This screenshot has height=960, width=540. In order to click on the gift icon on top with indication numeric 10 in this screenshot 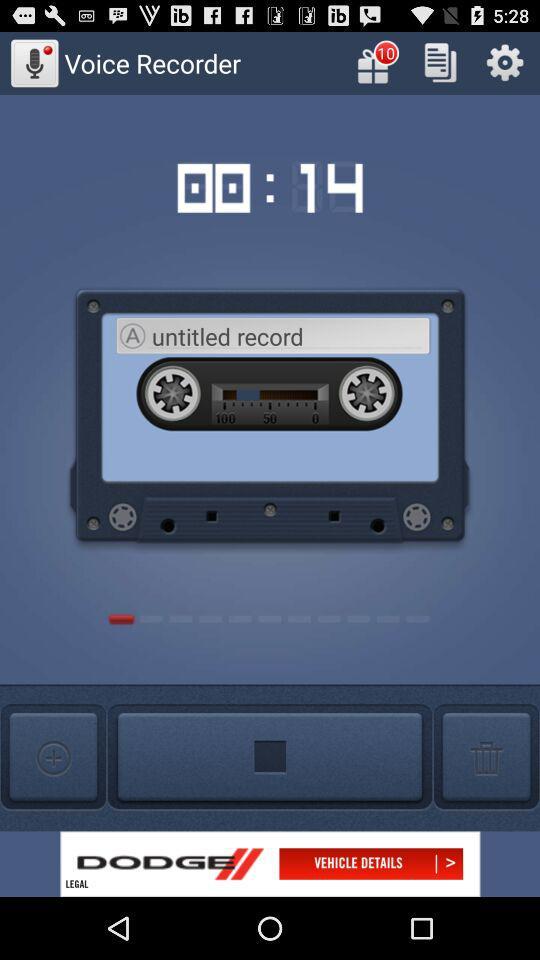, I will do `click(376, 62)`.